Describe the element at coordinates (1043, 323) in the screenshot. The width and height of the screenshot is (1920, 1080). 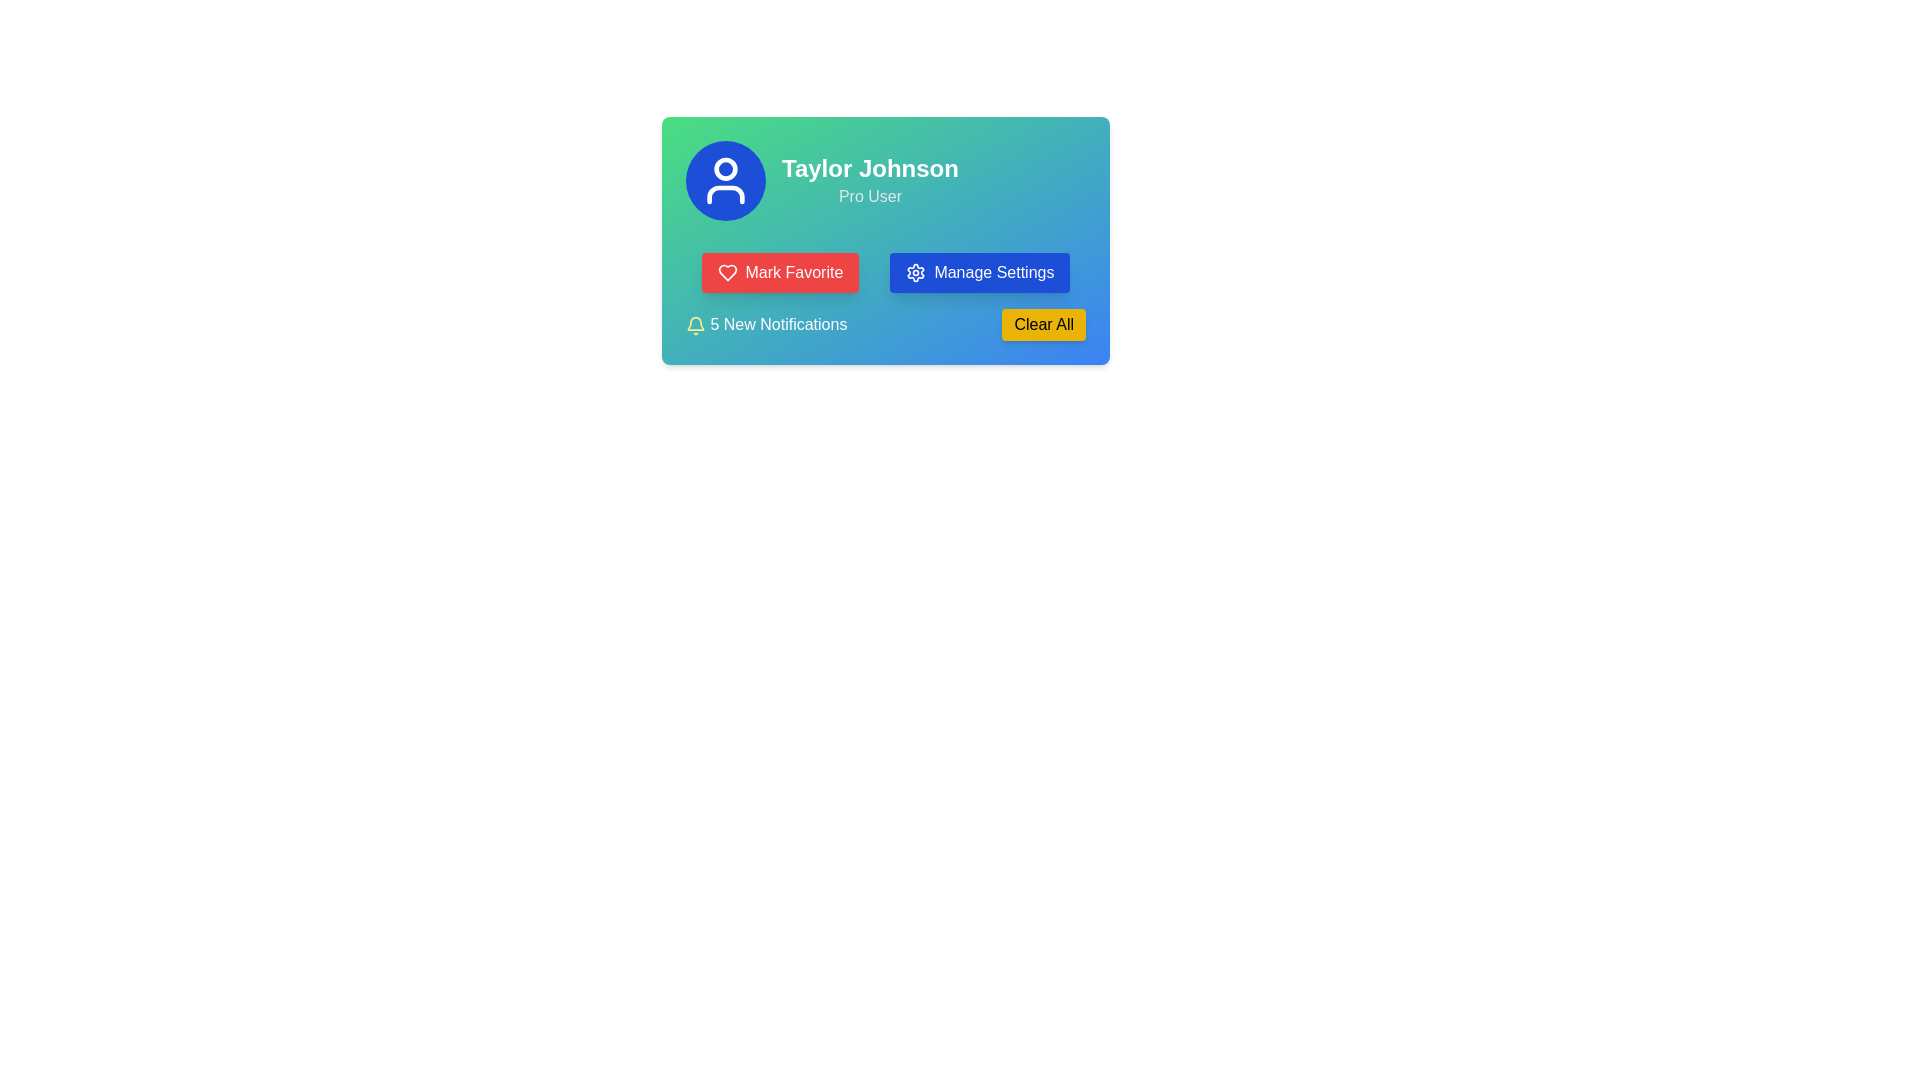
I see `the 'Clear Notifications' button located at the bottom-right of the notification panel` at that location.